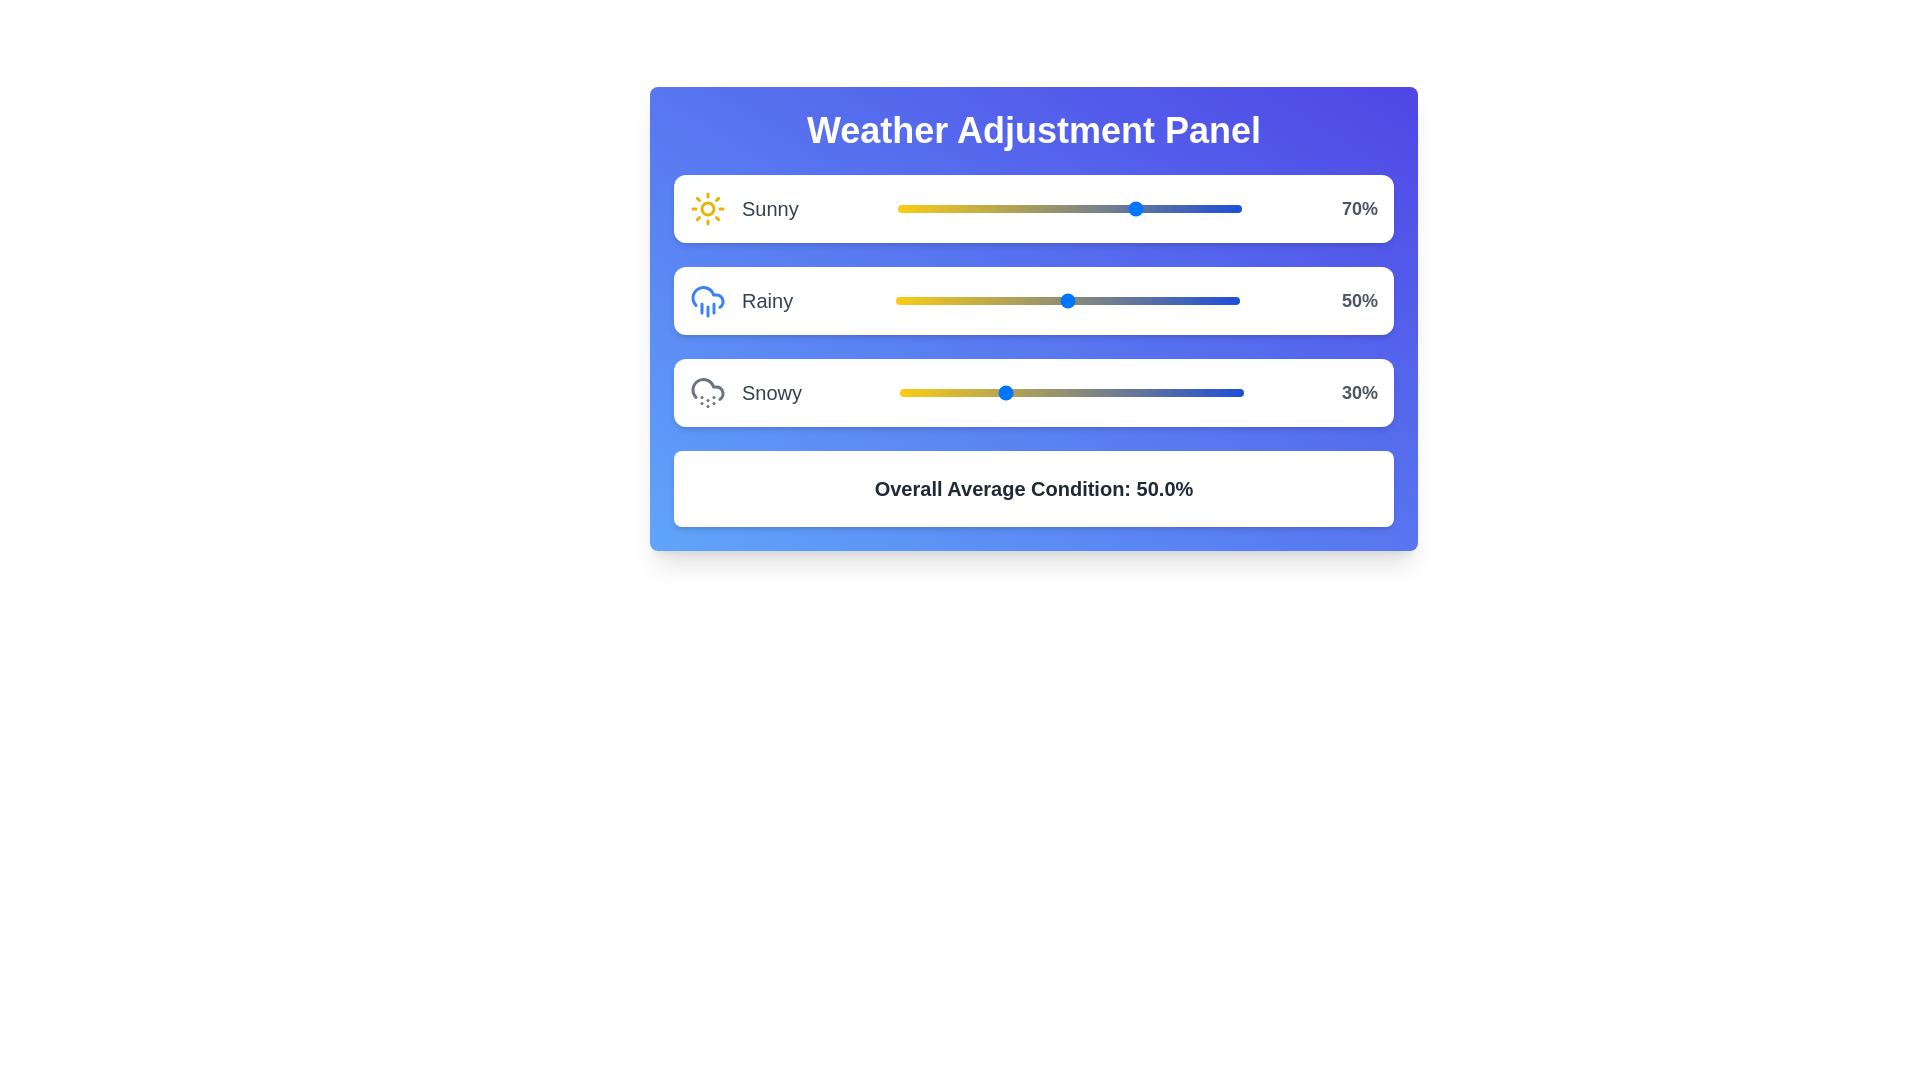  Describe the element at coordinates (766, 300) in the screenshot. I see `the text label displaying 'Rainy' in a large, gray, capitalized font, located in the second row of the weather adjustment panel` at that location.